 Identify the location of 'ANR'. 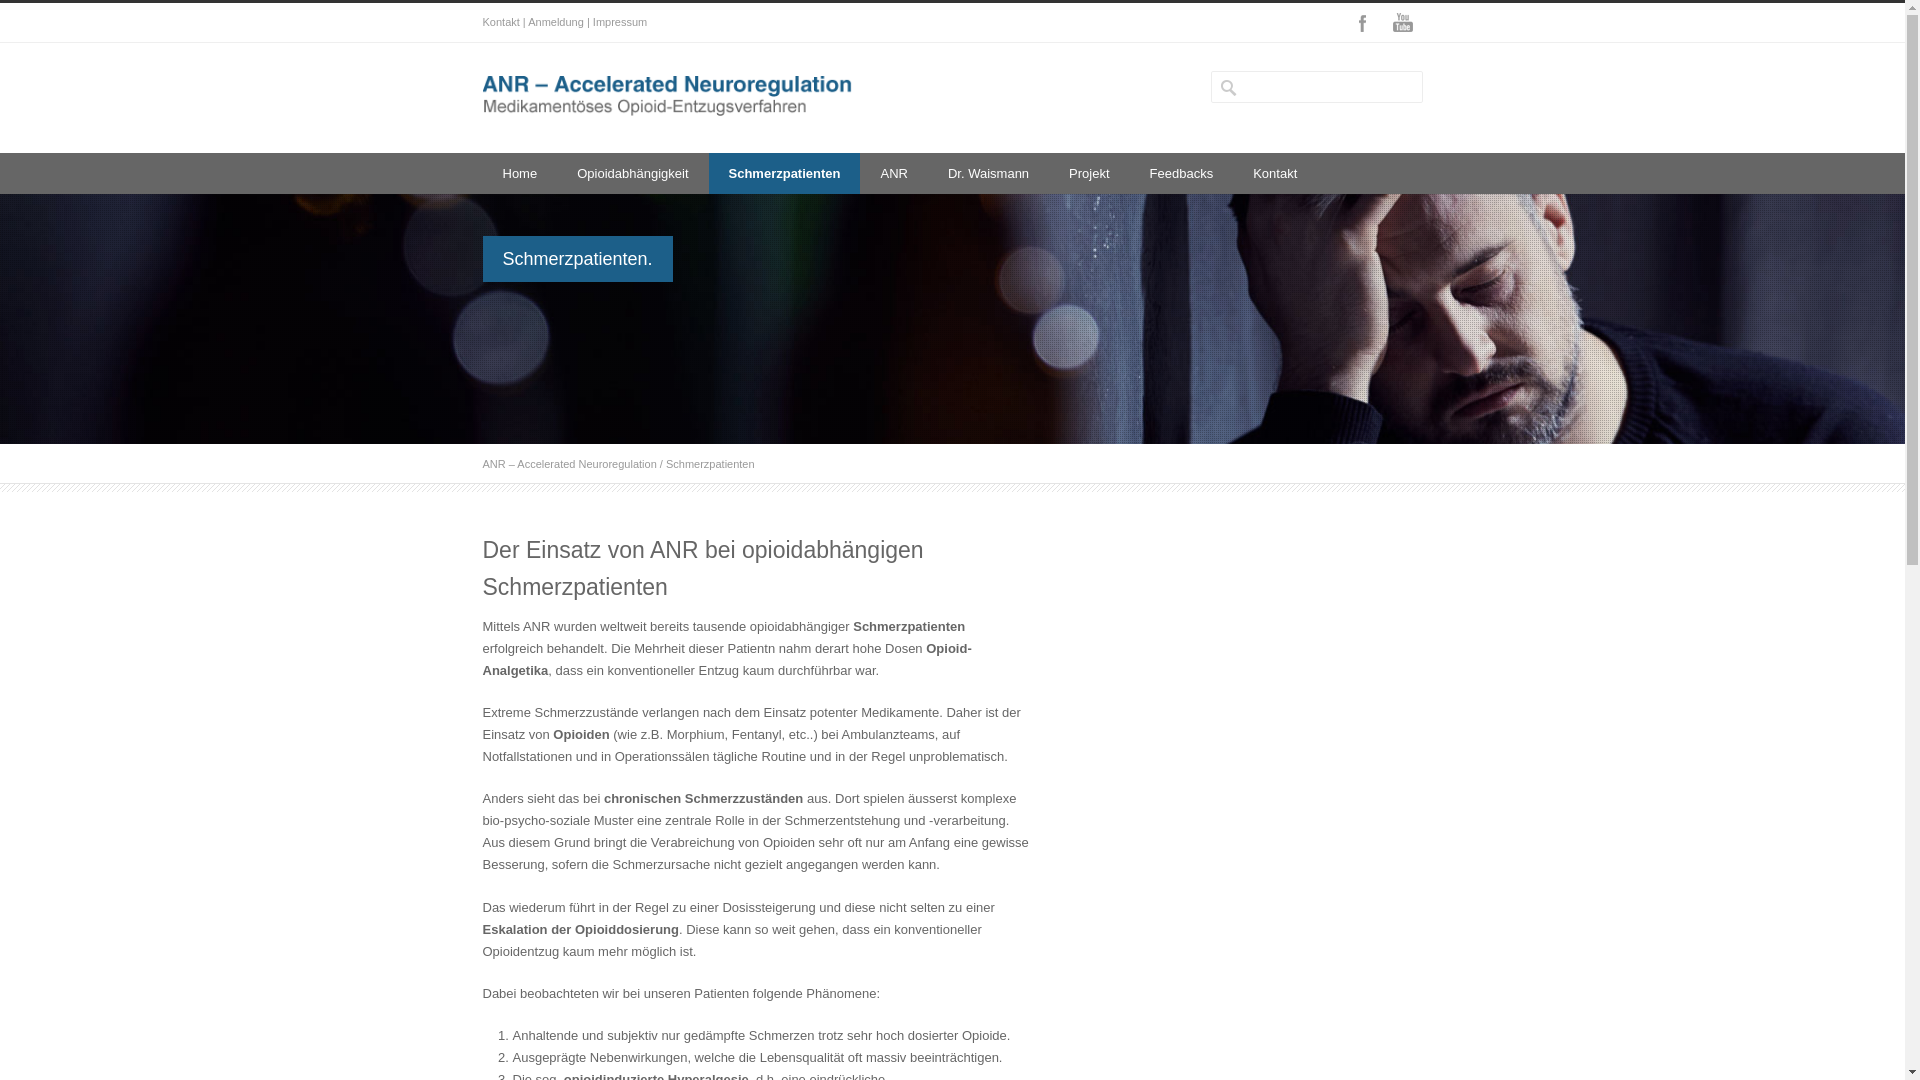
(892, 172).